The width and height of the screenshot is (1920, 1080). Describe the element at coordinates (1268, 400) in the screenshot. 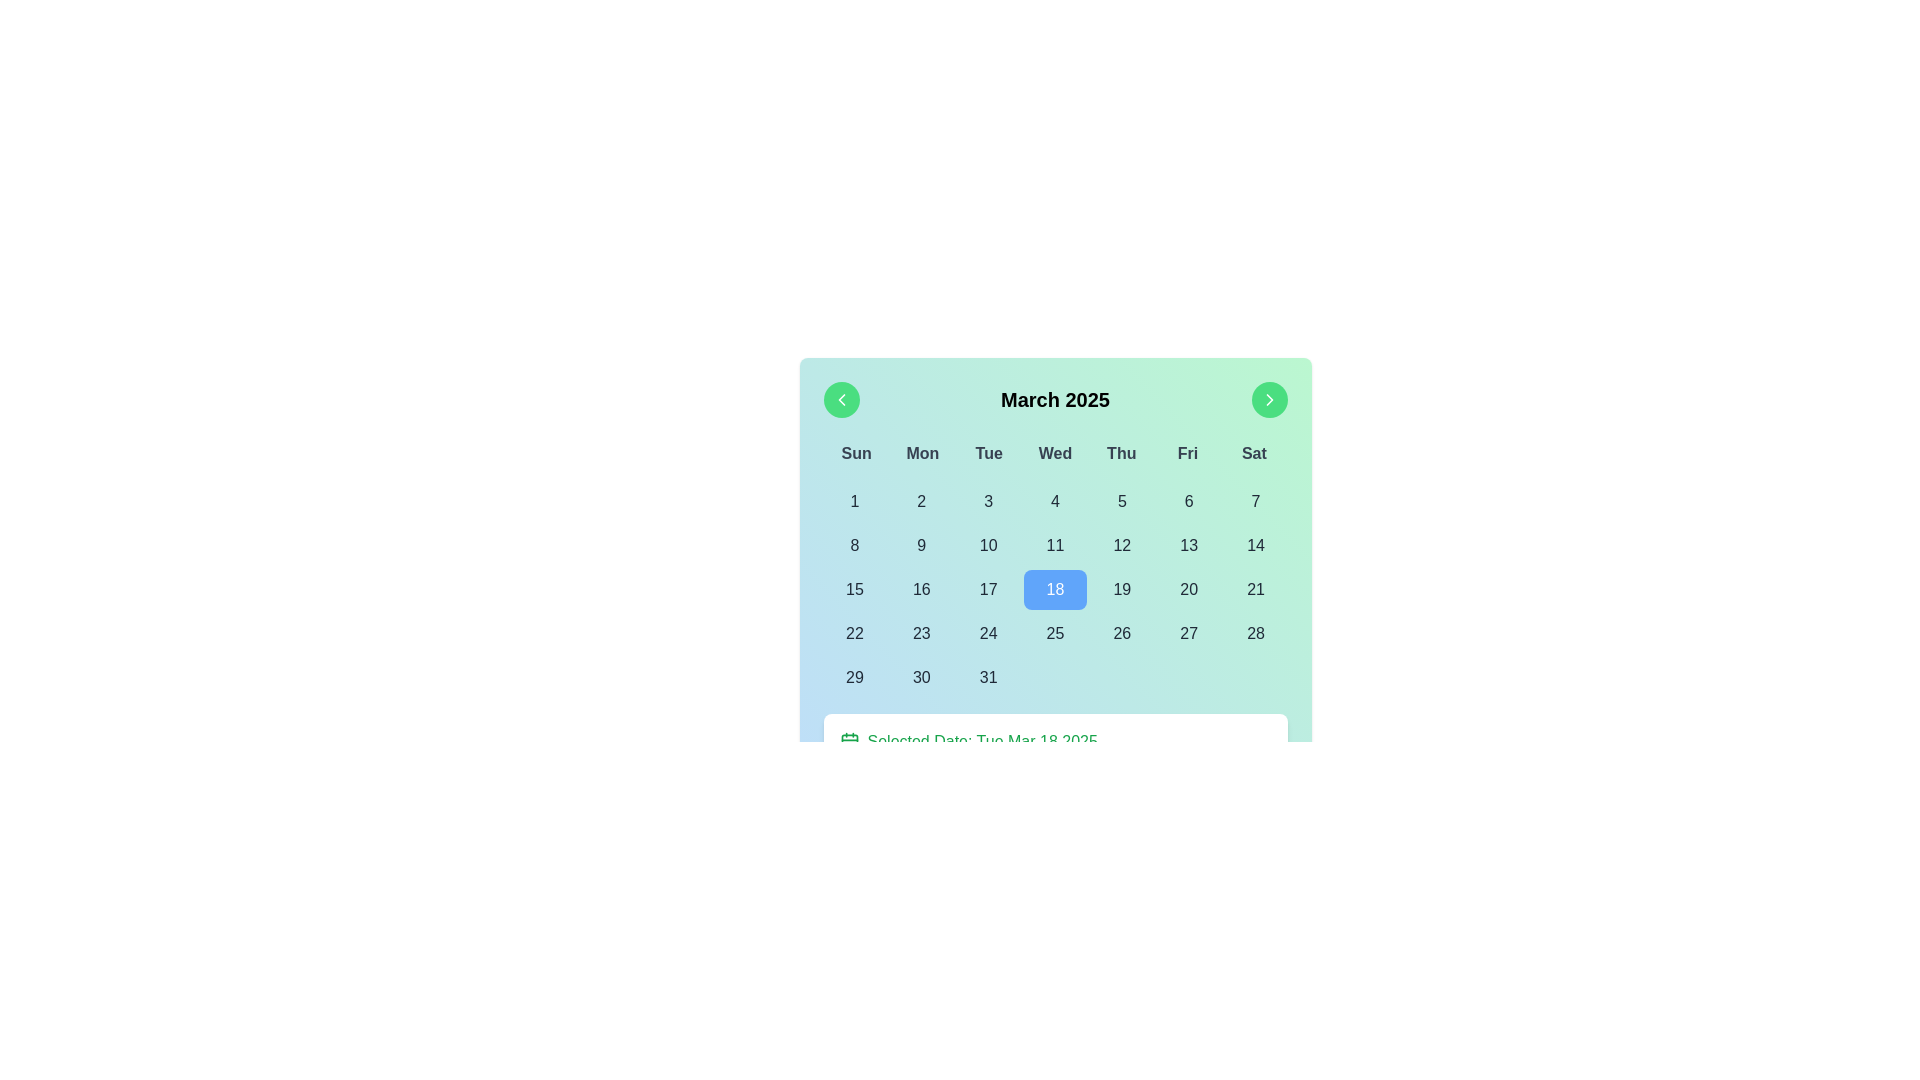

I see `the circular green button with a white triangular chevron pointing to the right` at that location.